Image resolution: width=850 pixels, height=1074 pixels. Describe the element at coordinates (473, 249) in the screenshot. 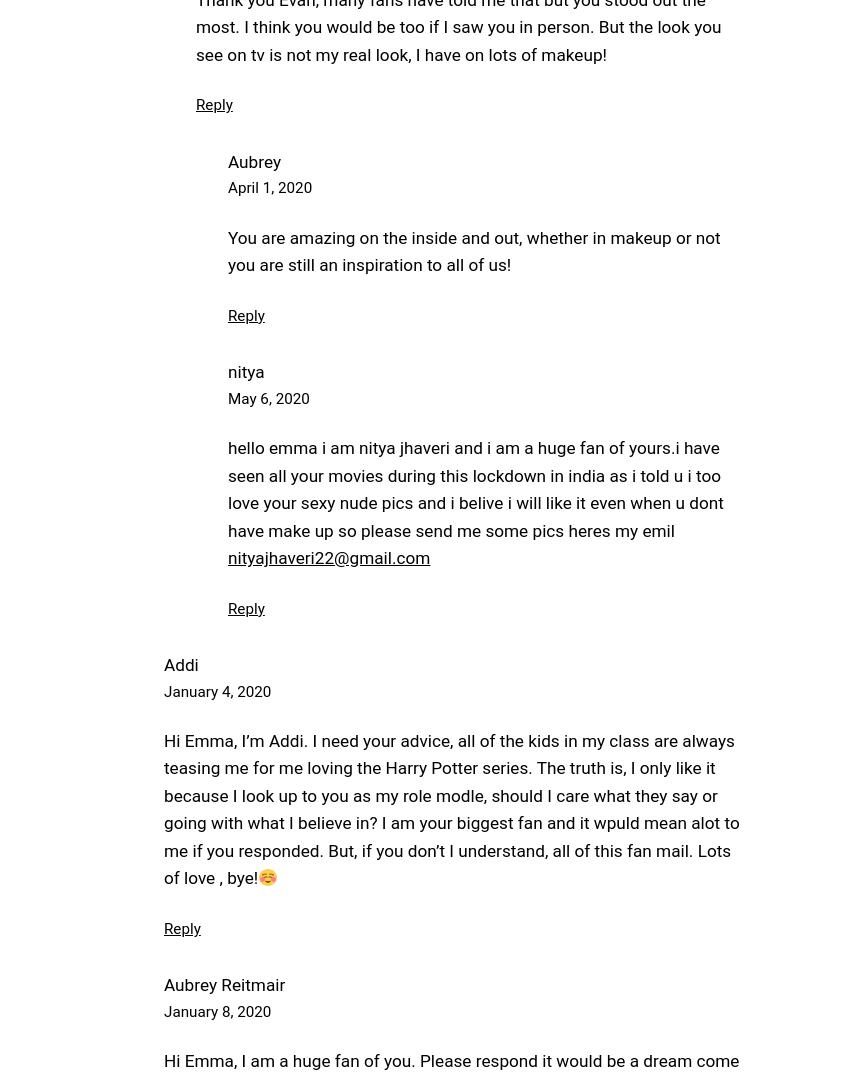

I see `'You are amazing on the inside and out, whether in makeup or not you are still an inspiration to all of us!'` at that location.